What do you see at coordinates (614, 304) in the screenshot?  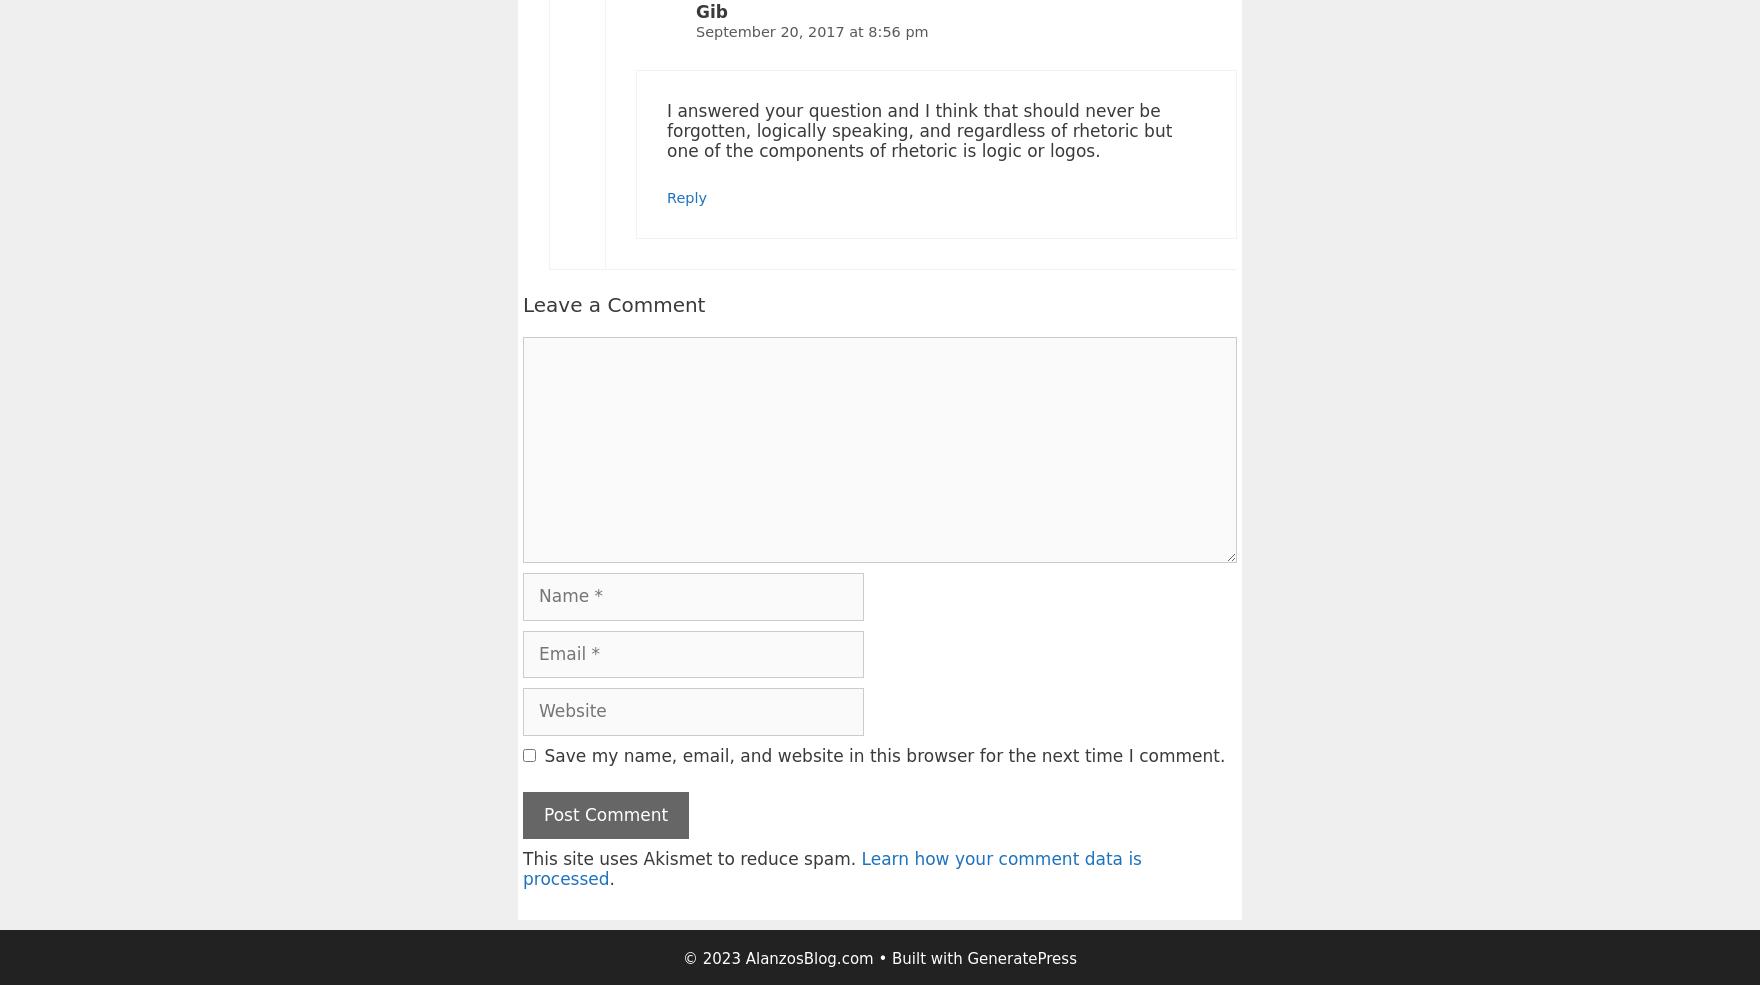 I see `'Leave a Comment'` at bounding box center [614, 304].